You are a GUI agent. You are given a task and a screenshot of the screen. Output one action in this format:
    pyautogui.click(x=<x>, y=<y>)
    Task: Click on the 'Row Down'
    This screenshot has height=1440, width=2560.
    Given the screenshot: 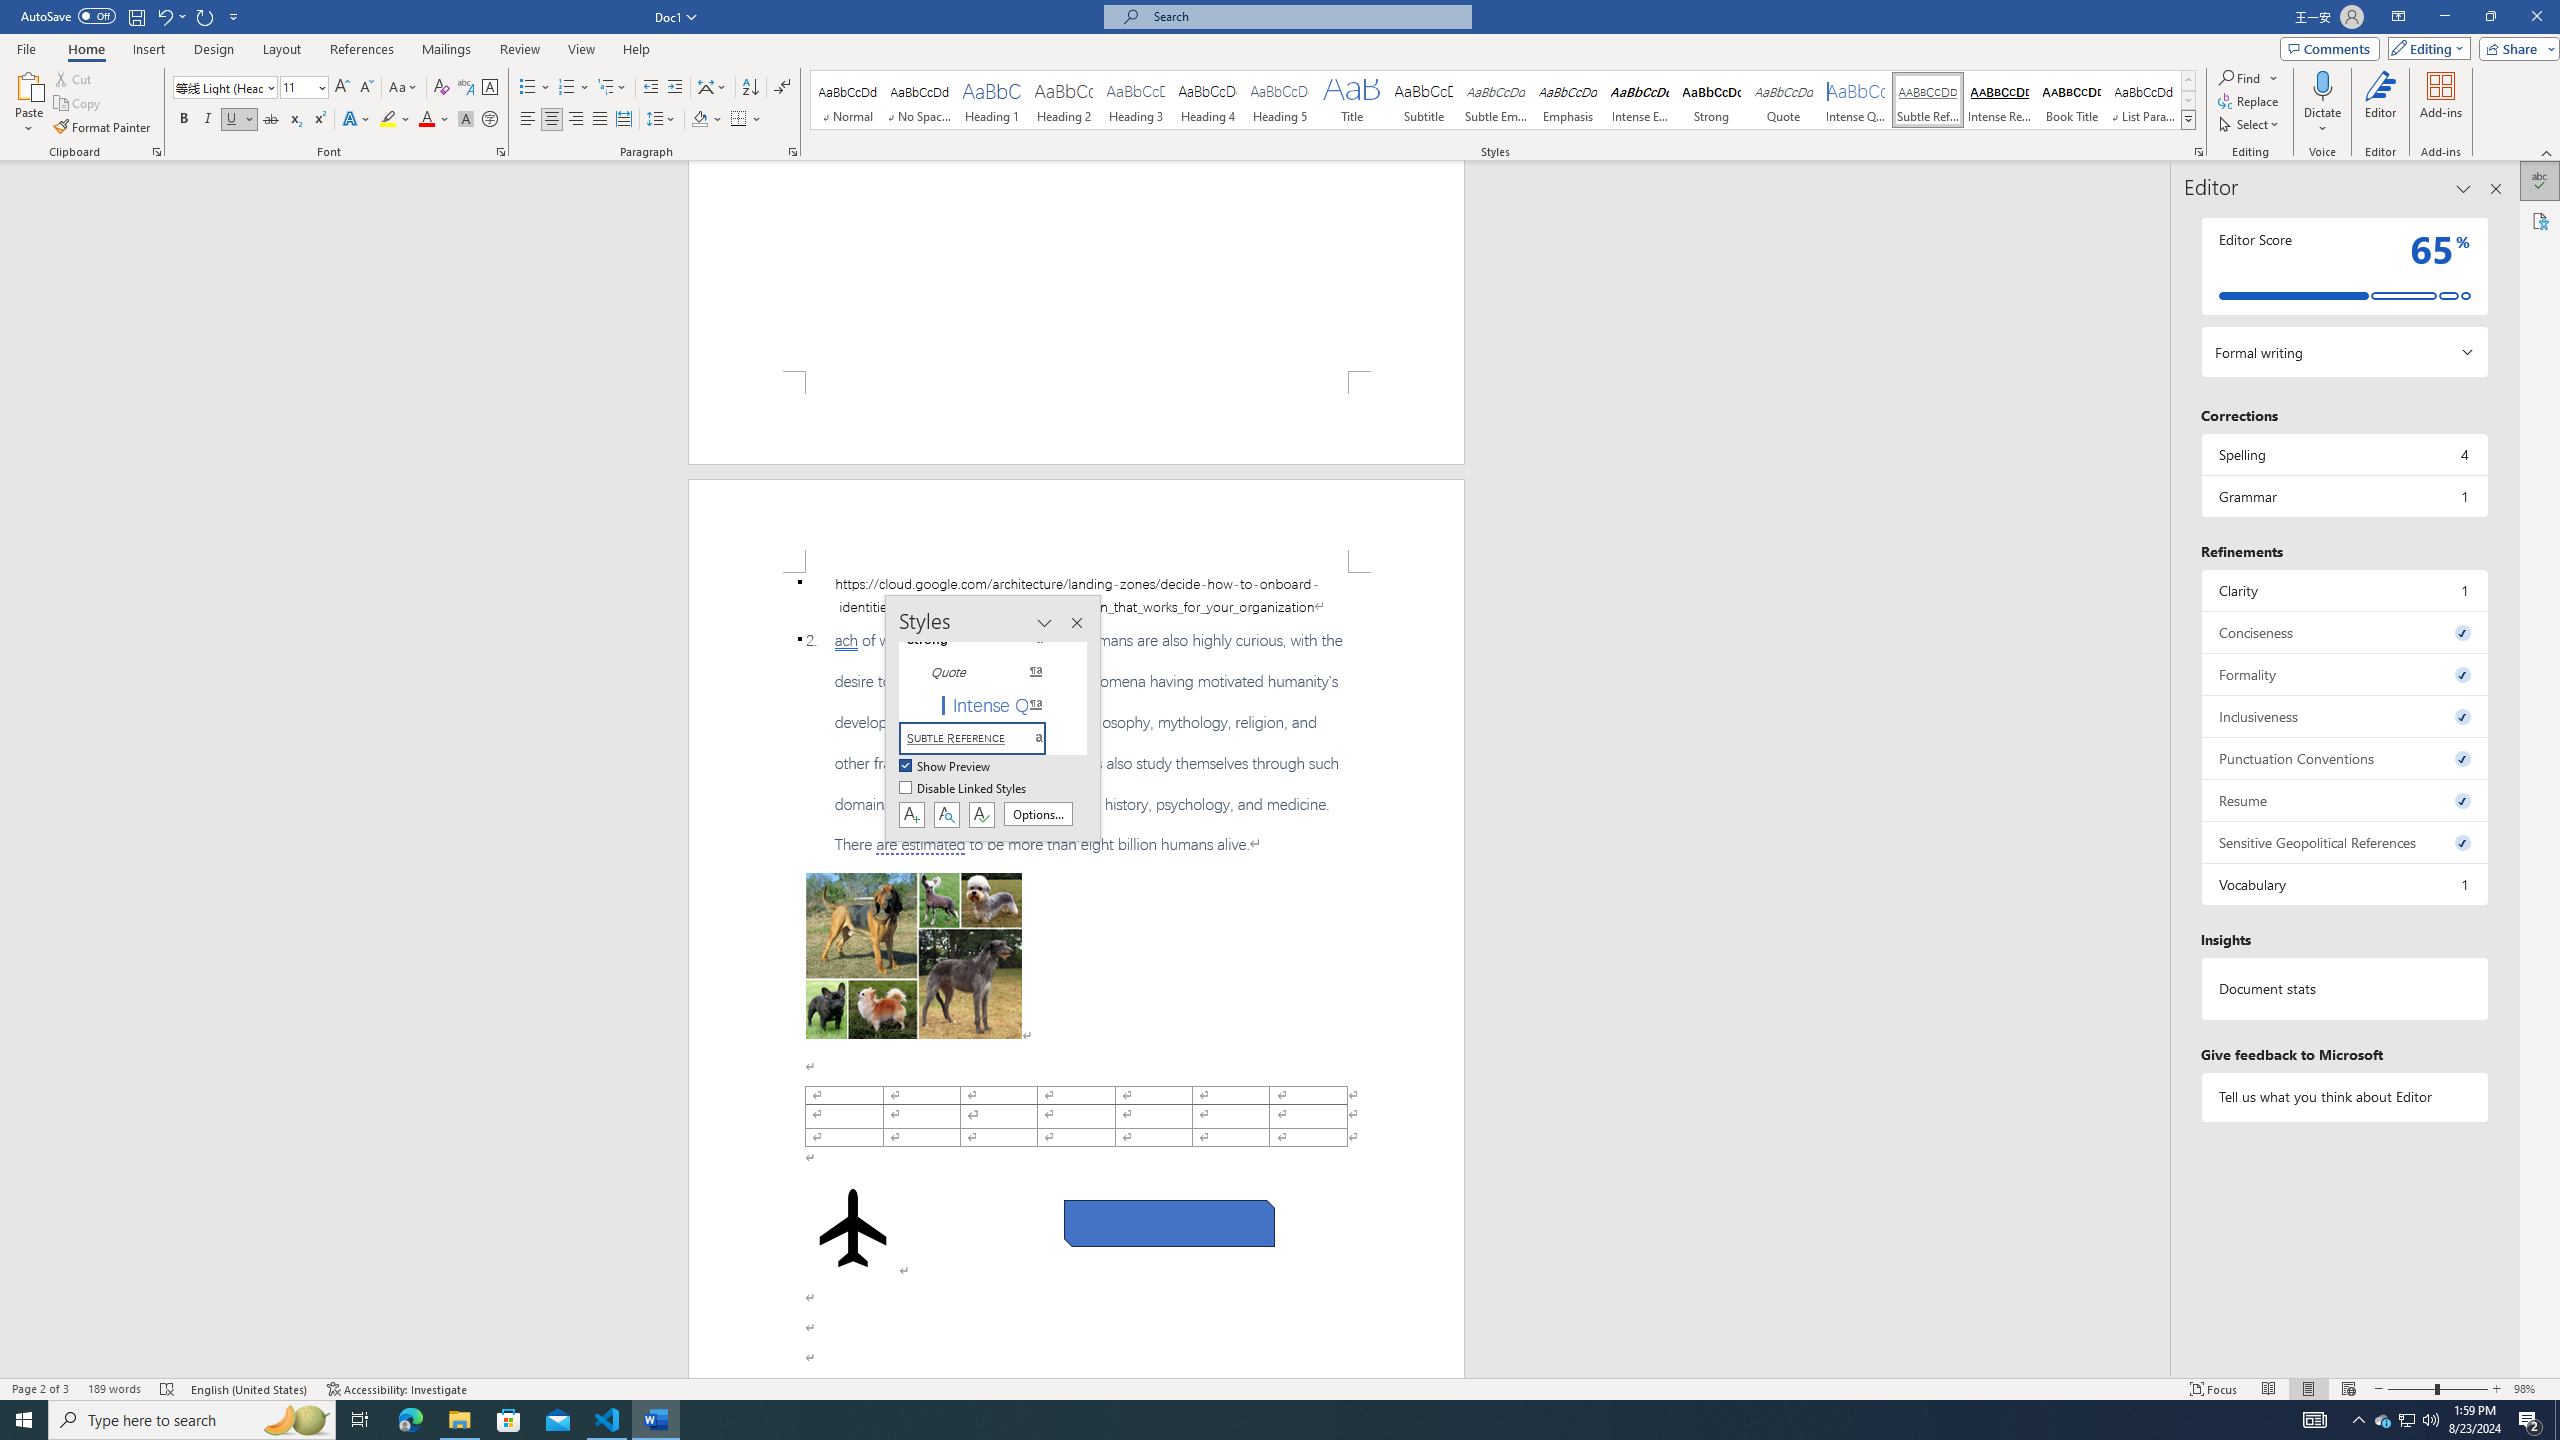 What is the action you would take?
    pyautogui.click(x=2188, y=99)
    